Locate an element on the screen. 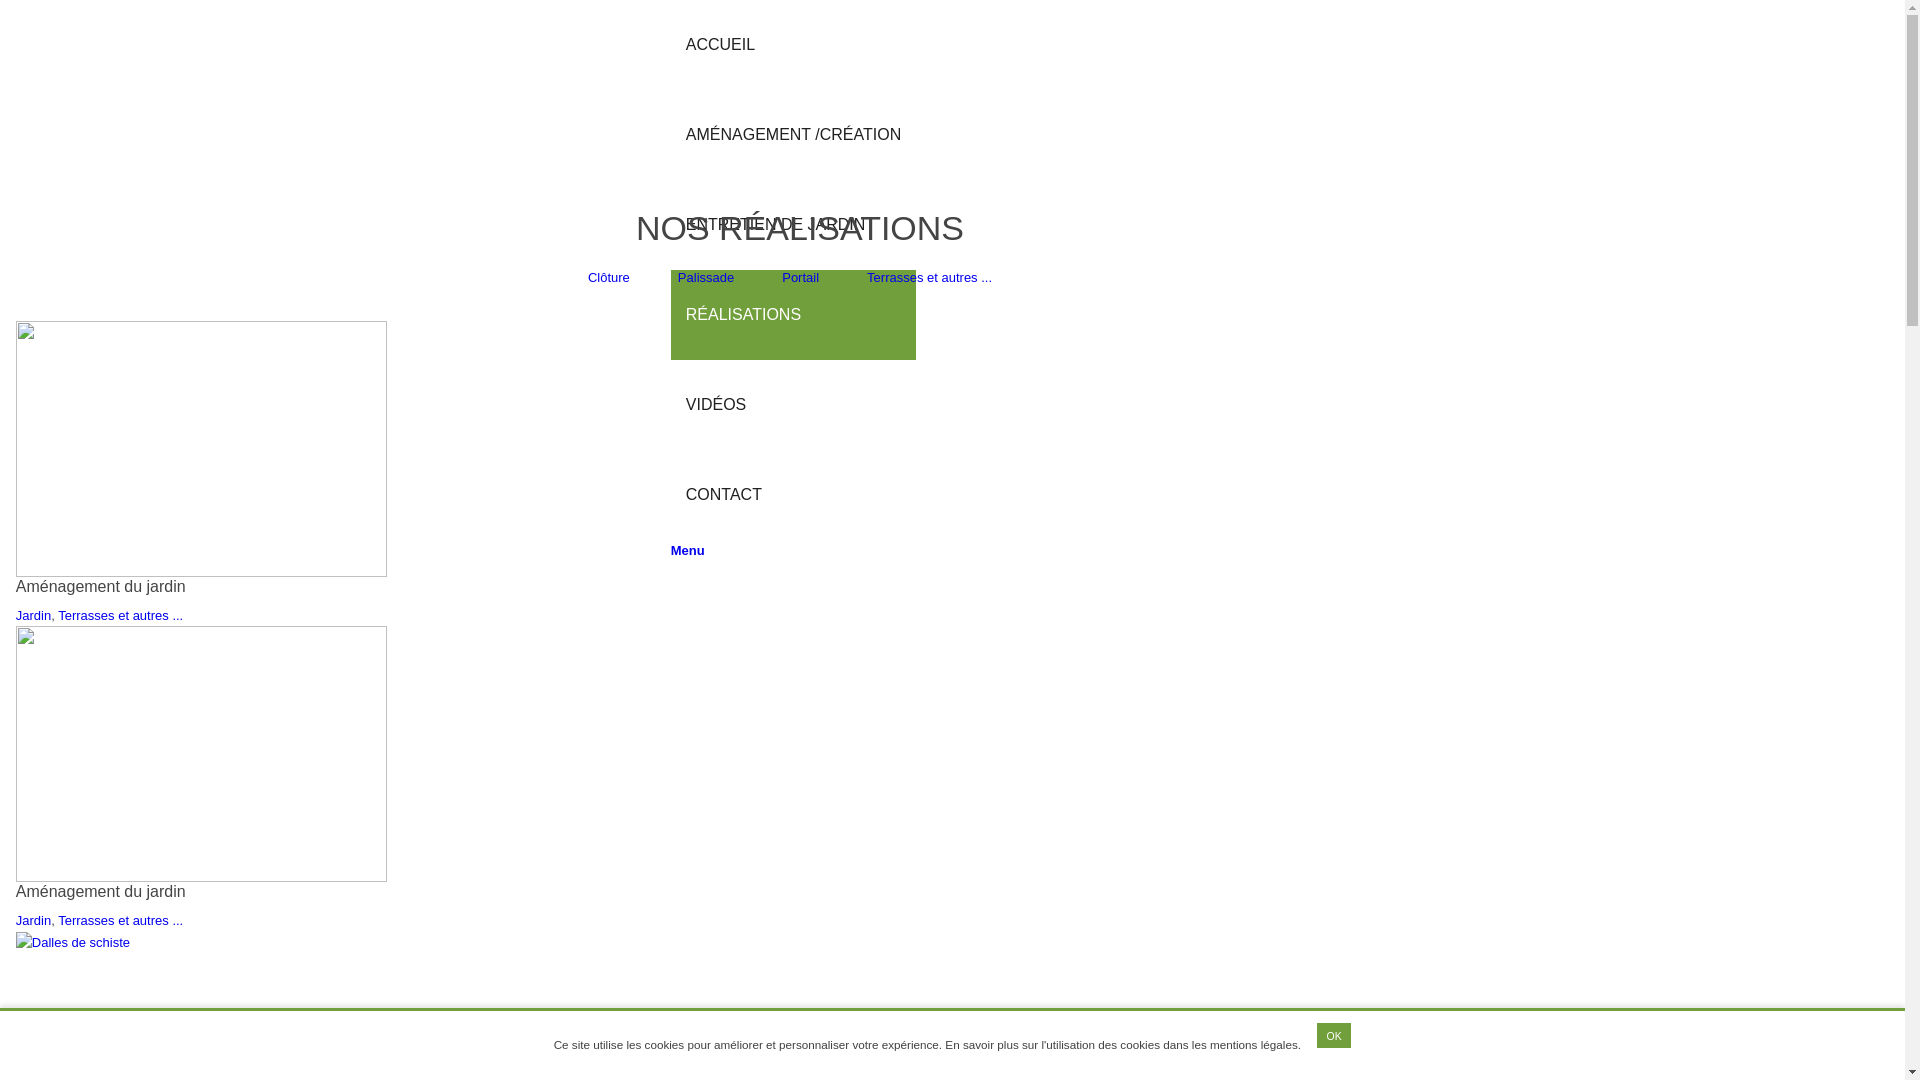  'Terrasses et autres ...' is located at coordinates (928, 277).